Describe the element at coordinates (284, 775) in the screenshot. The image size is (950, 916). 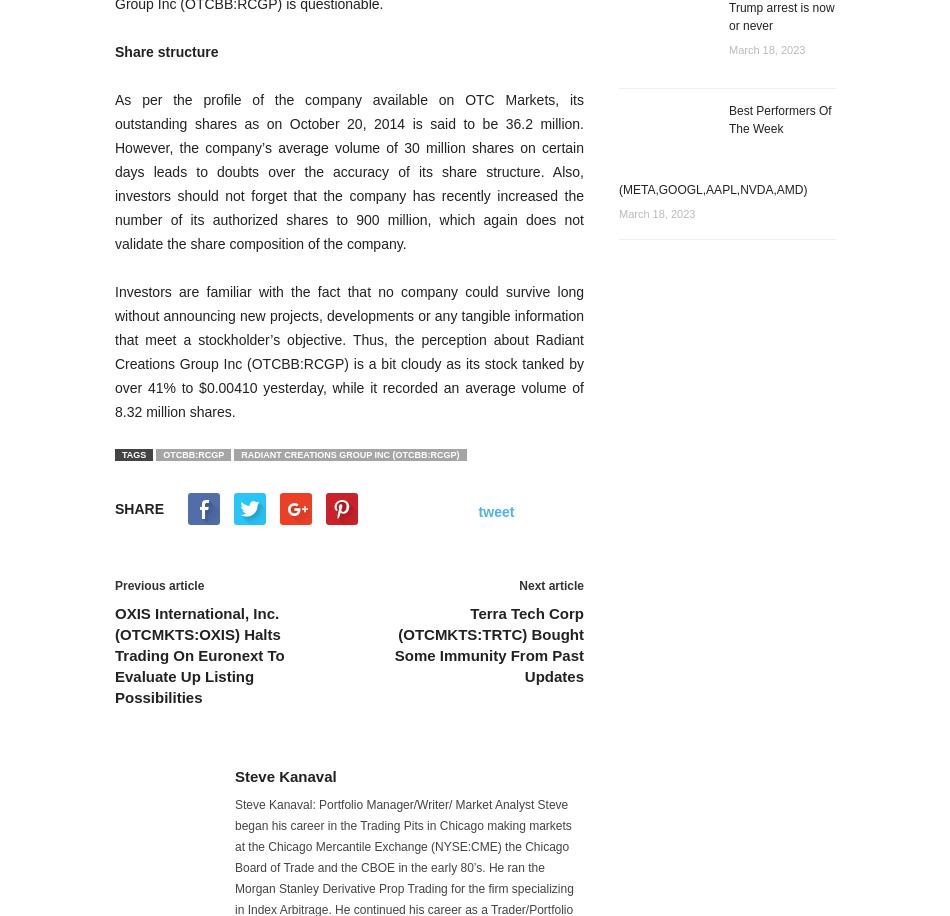
I see `'Steve Kanaval'` at that location.